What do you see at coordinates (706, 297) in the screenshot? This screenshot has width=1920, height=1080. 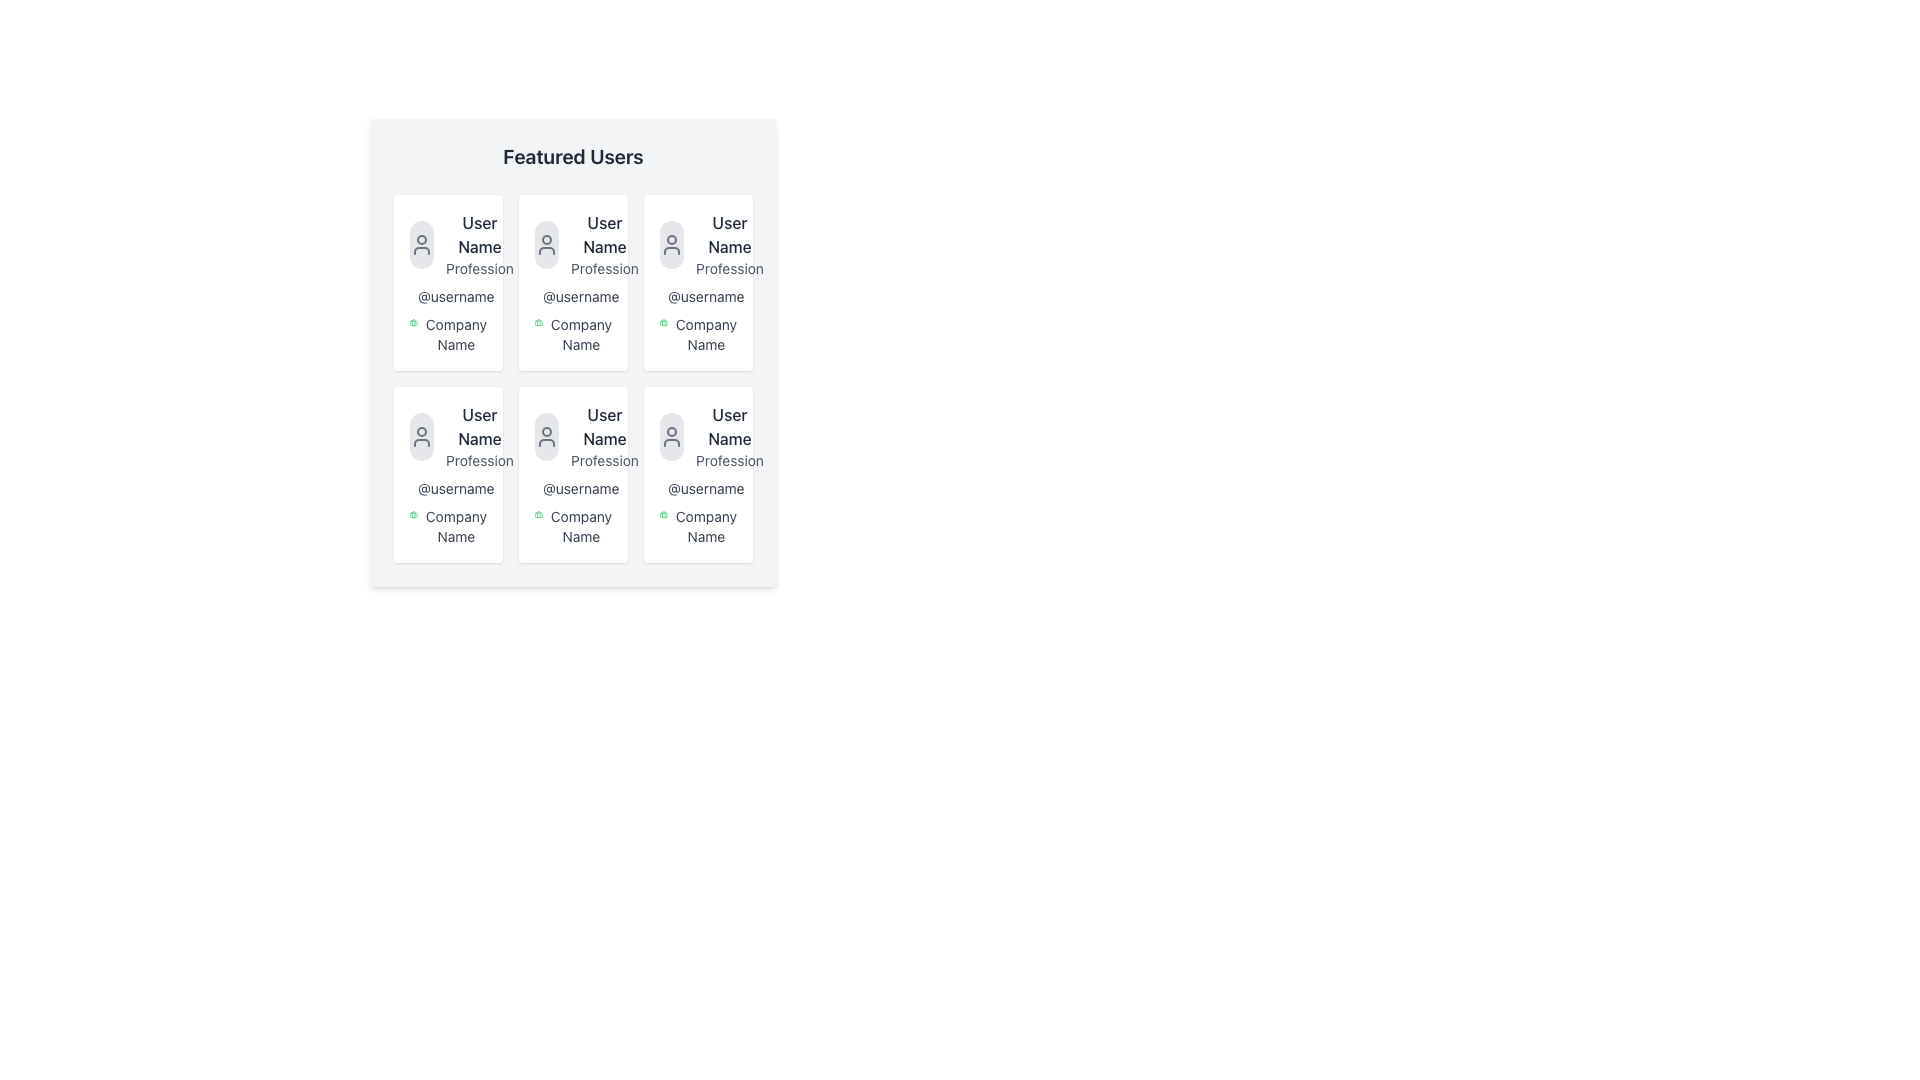 I see `the username text label located in the third card of the first row under the 'Featured Users' header, positioned below the 'User Name' label and above the 'Company Name' label` at bounding box center [706, 297].